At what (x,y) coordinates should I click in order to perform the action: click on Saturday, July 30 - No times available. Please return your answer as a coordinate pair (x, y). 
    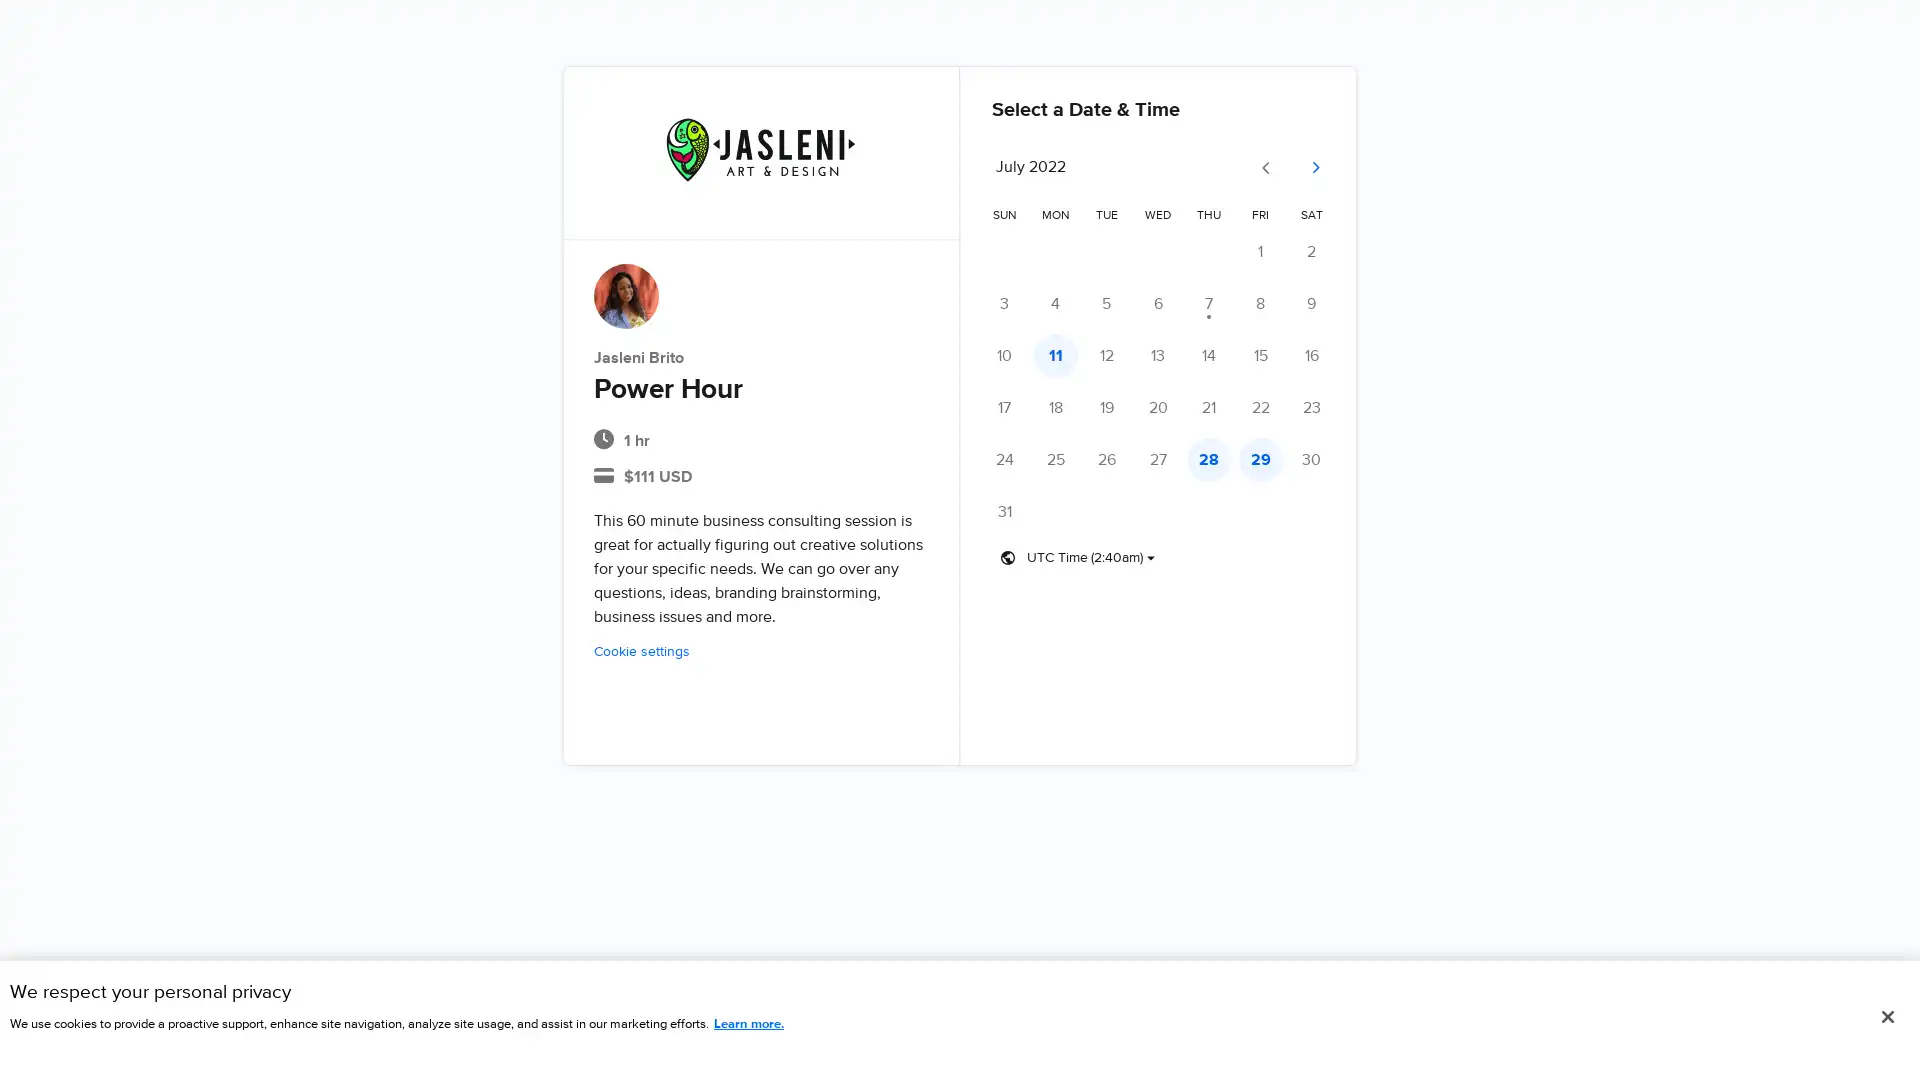
    Looking at the image, I should click on (1314, 459).